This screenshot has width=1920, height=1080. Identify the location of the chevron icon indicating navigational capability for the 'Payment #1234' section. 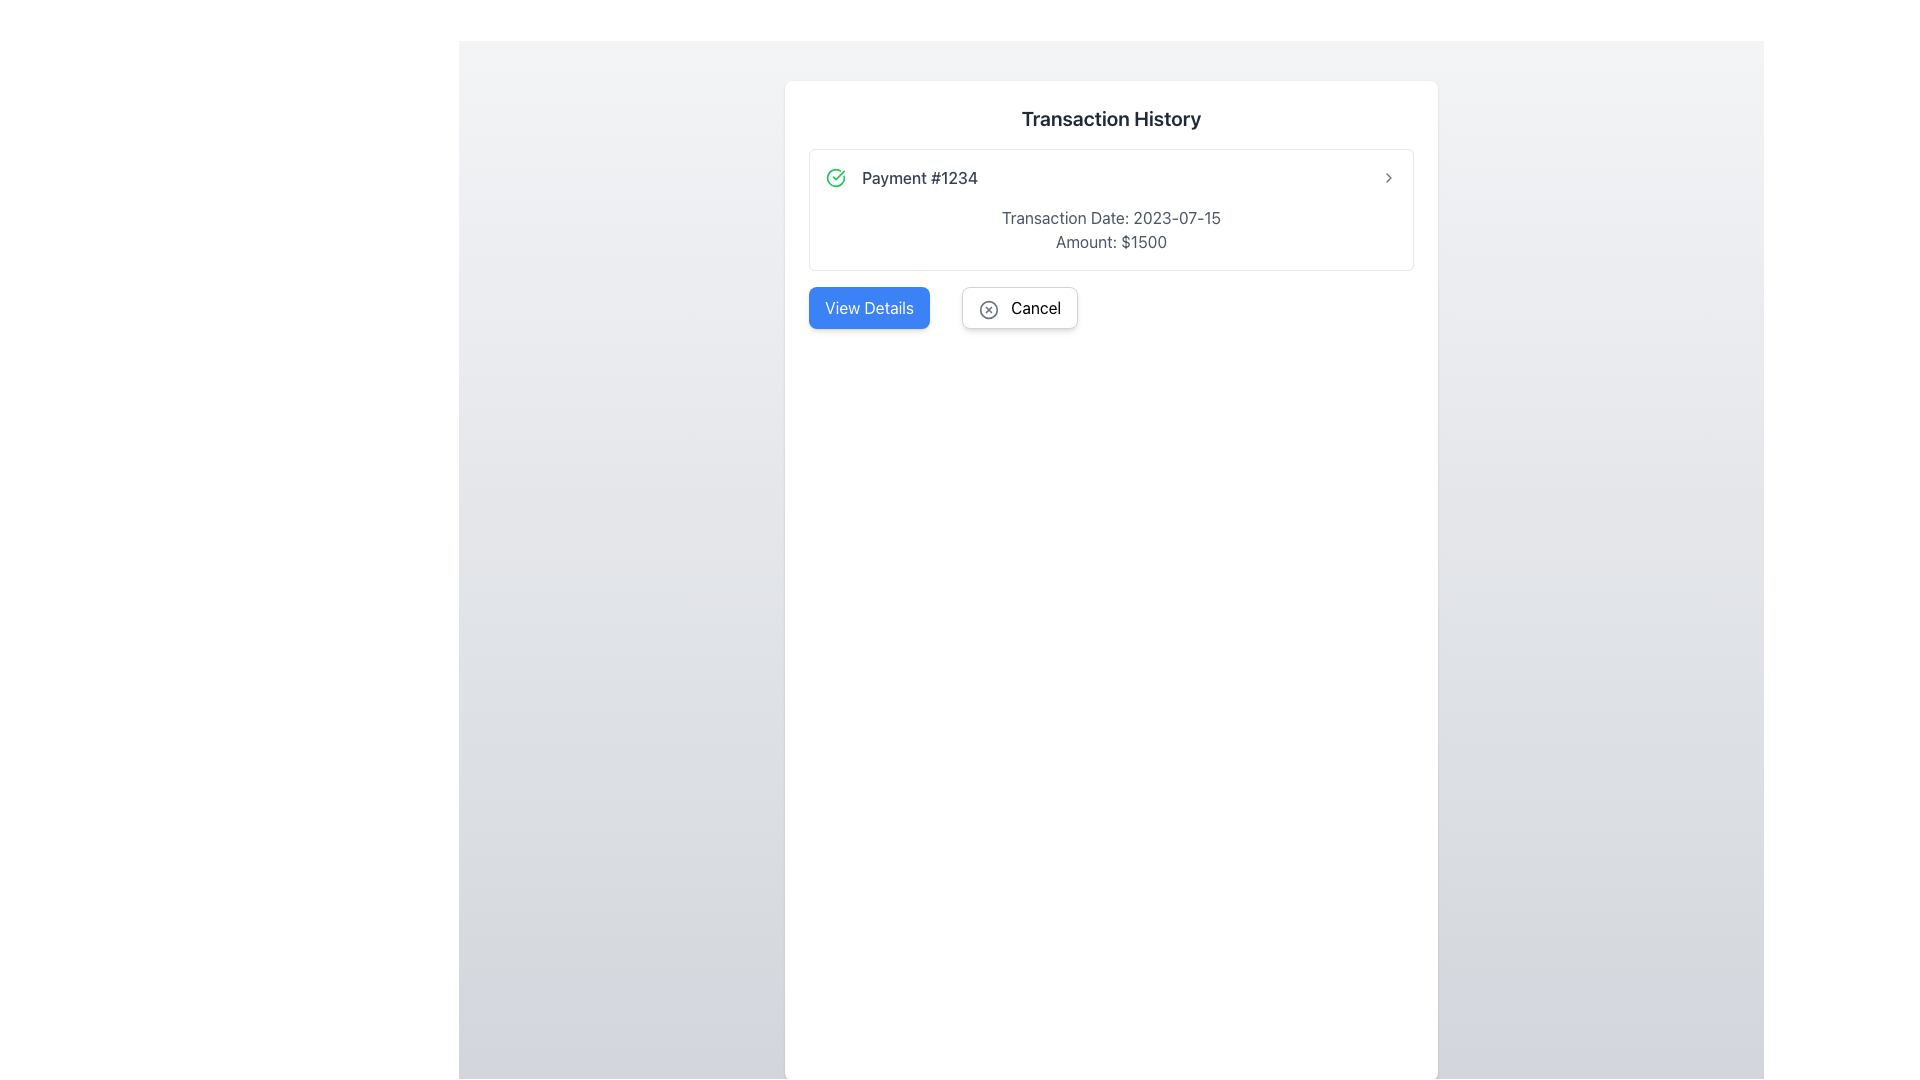
(1387, 176).